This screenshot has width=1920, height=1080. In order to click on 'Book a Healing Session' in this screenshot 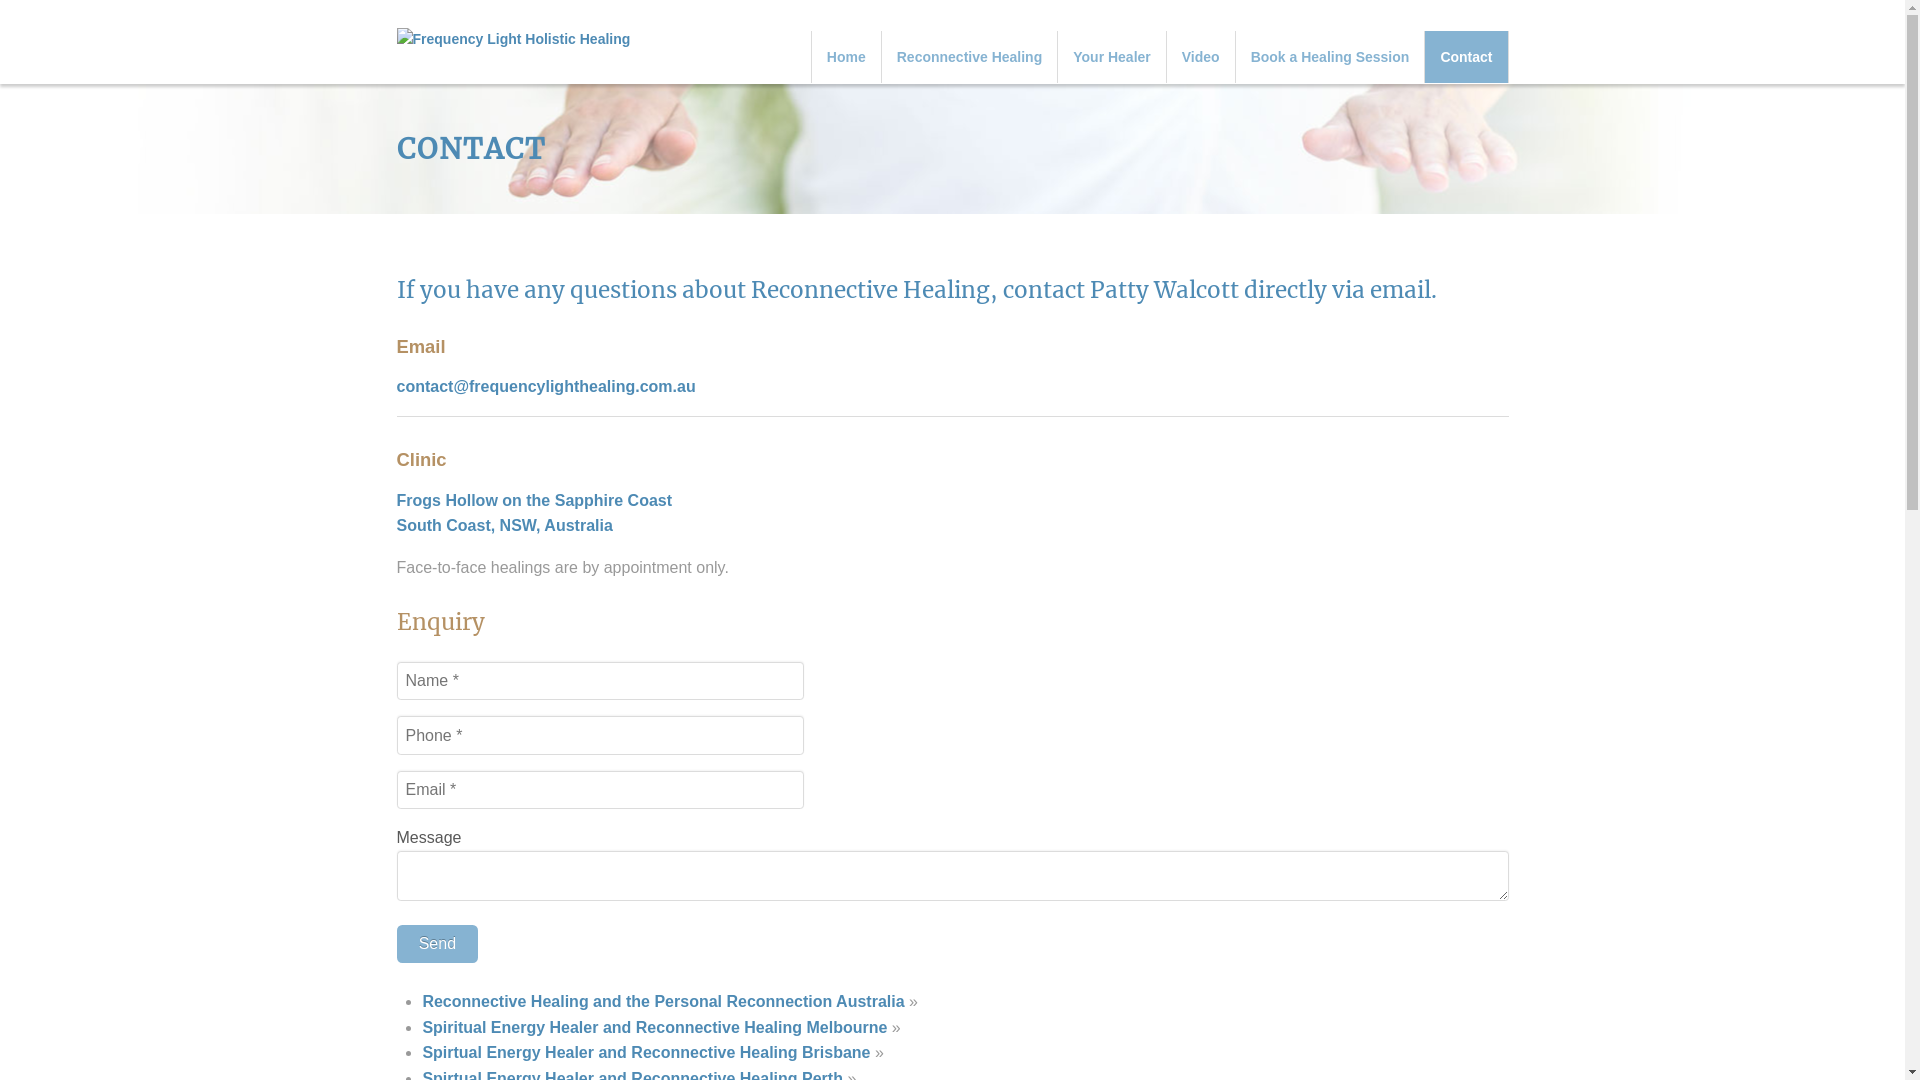, I will do `click(1330, 56)`.